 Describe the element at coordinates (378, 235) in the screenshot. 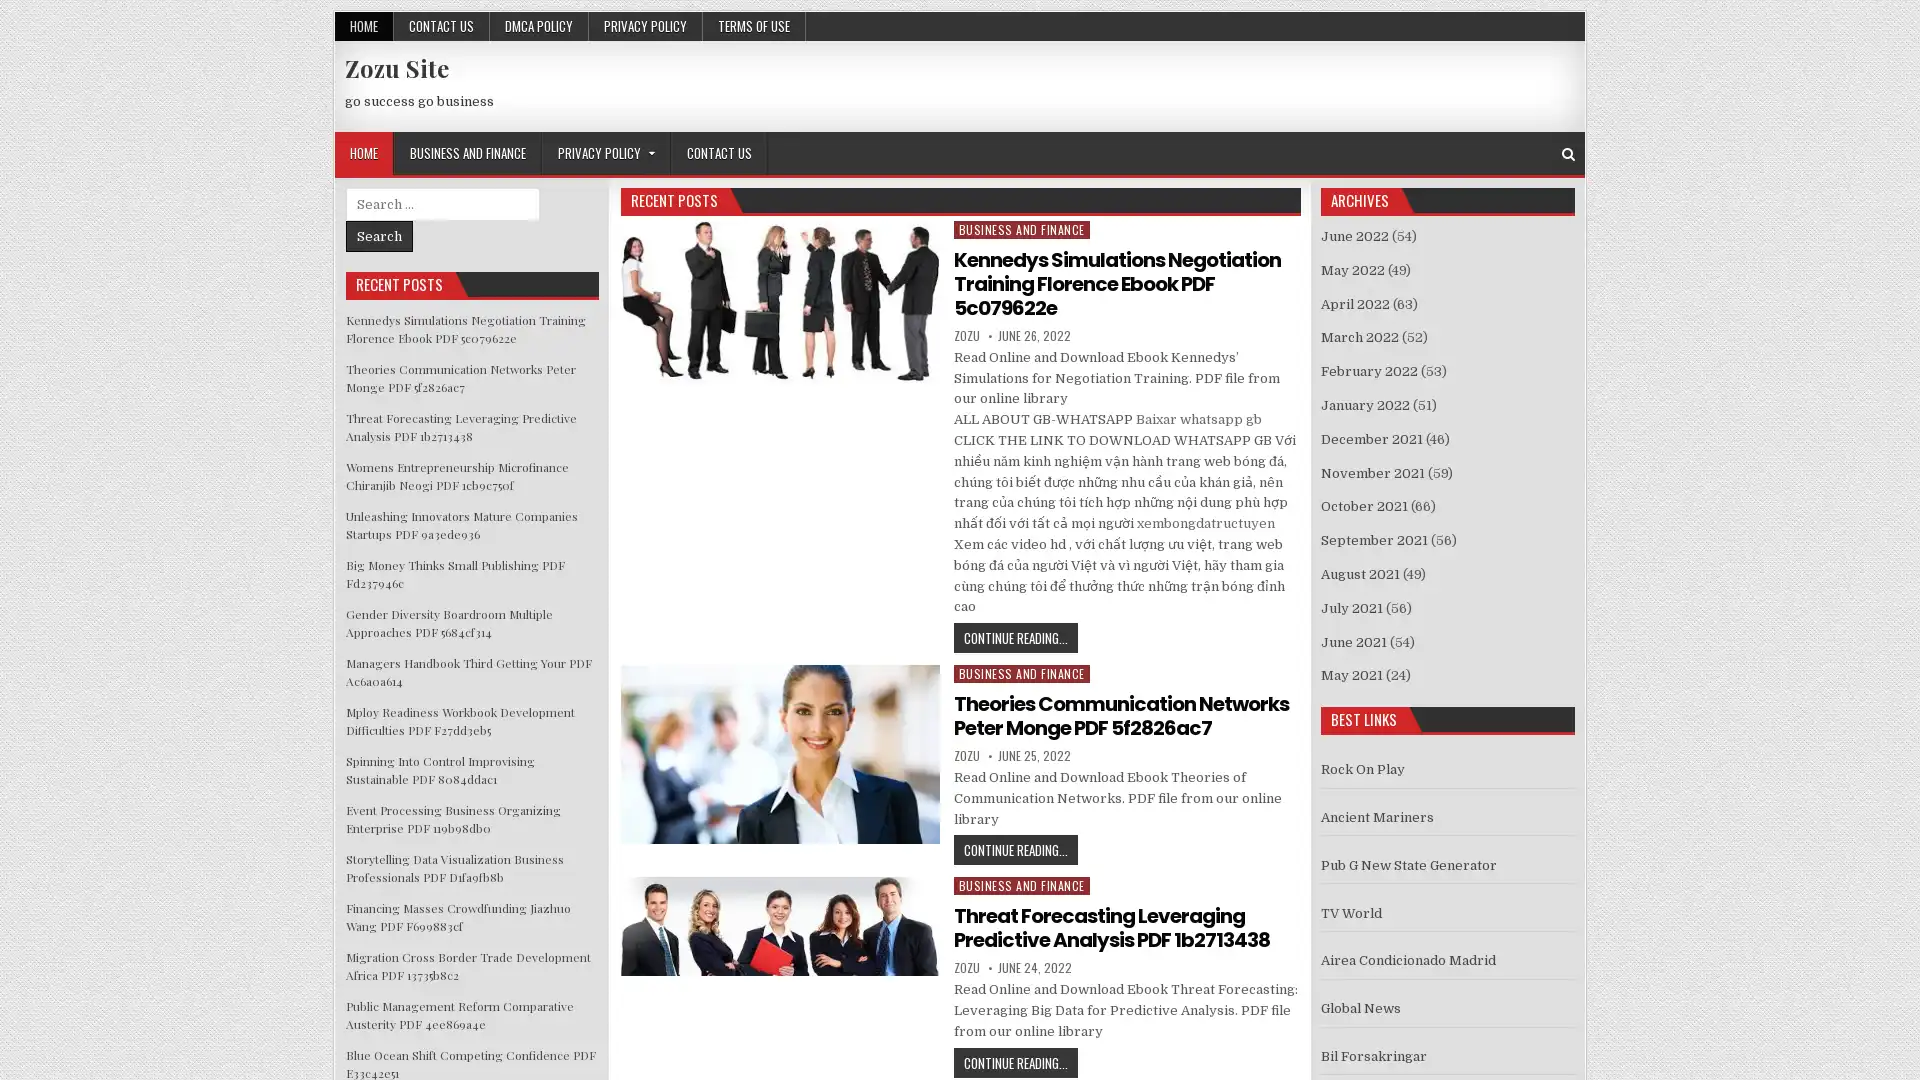

I see `Search` at that location.